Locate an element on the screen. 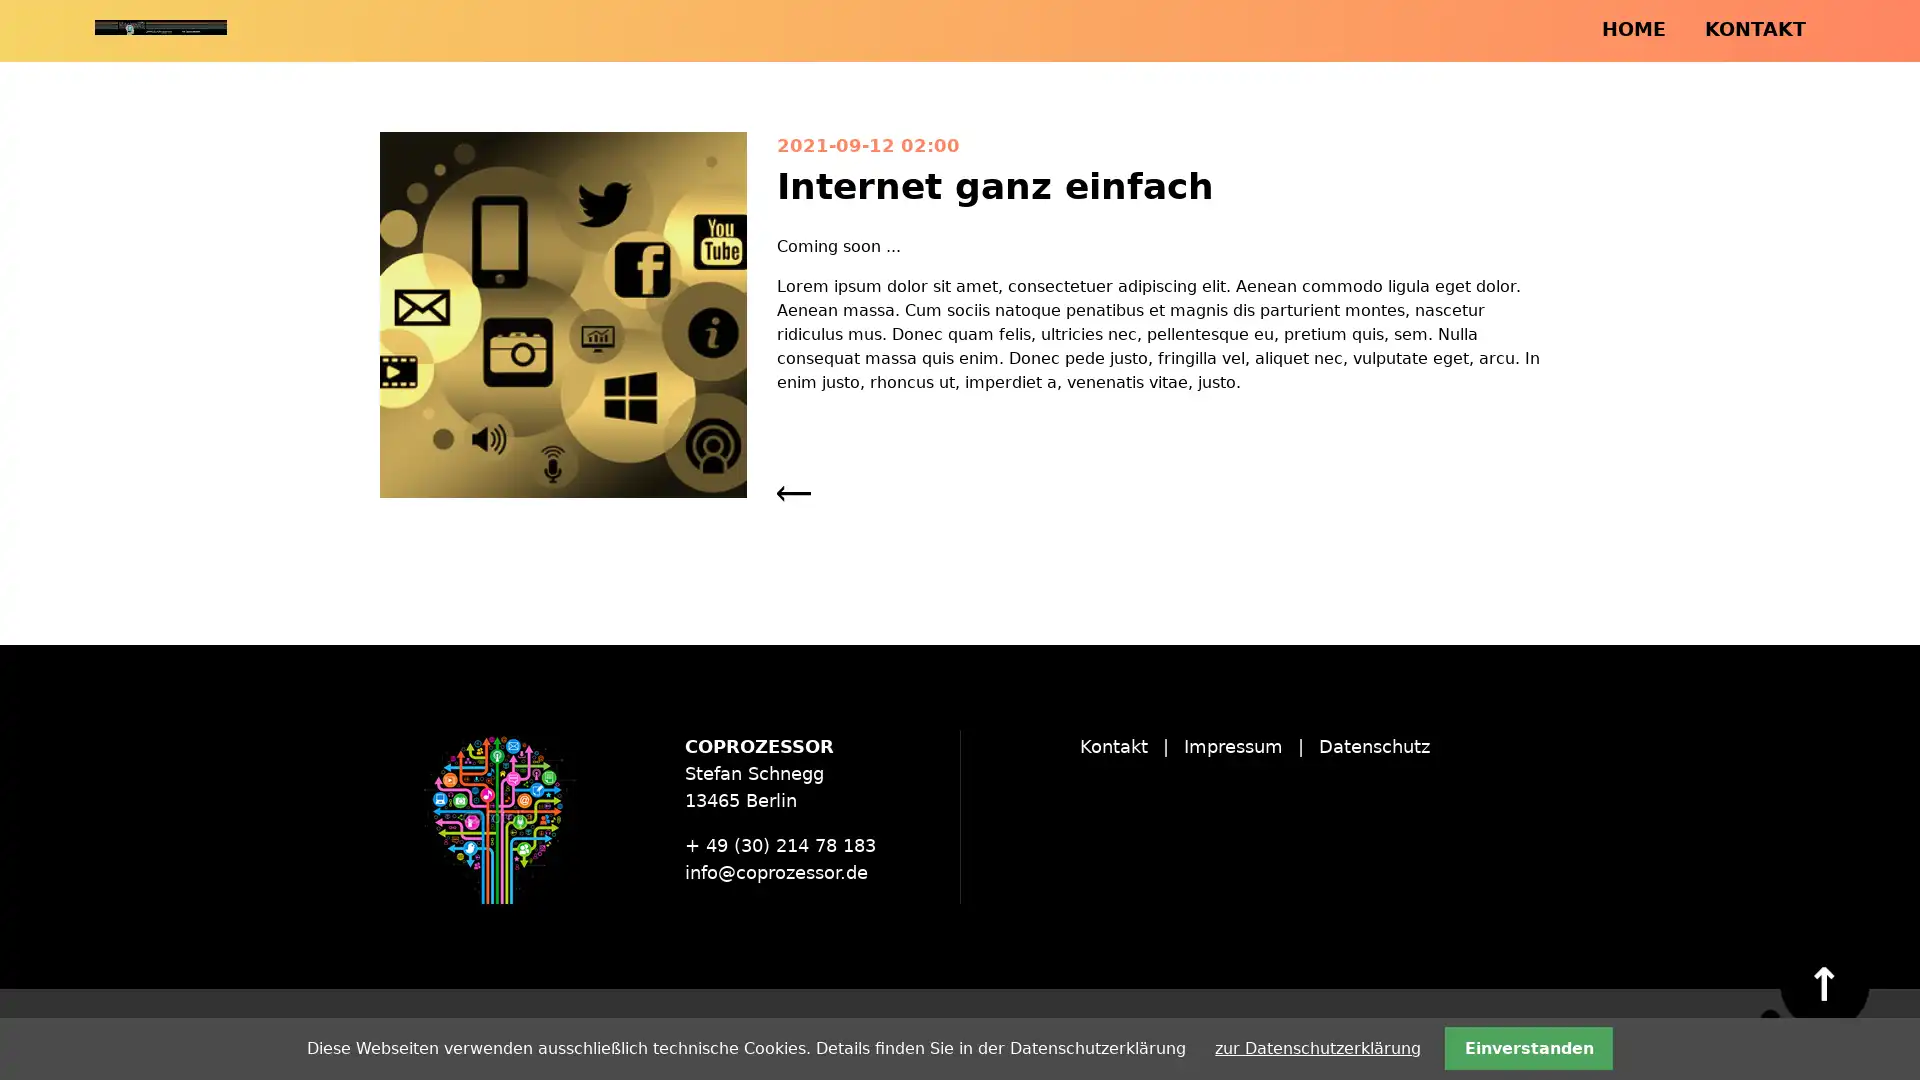 Image resolution: width=1920 pixels, height=1080 pixels. Einverstanden is located at coordinates (1527, 1047).